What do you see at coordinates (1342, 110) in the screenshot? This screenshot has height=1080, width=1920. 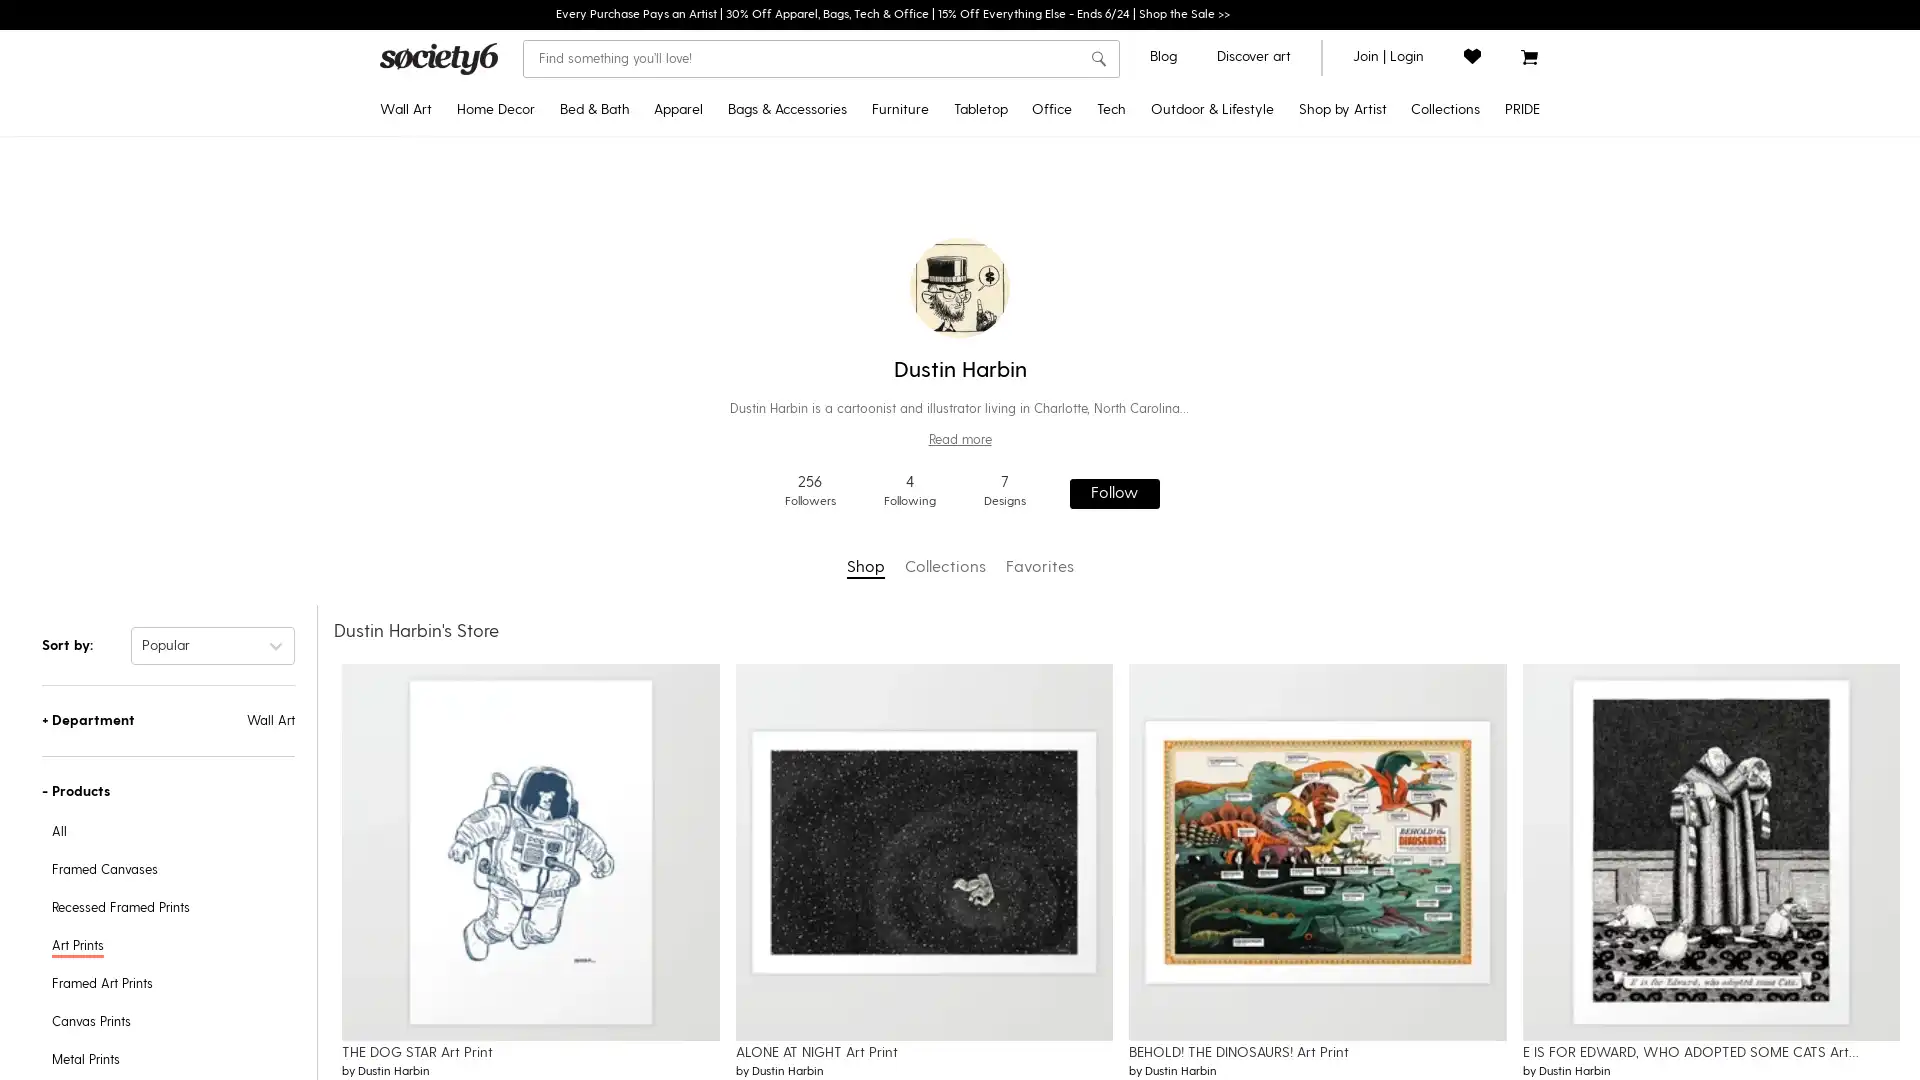 I see `Shop by Artist` at bounding box center [1342, 110].